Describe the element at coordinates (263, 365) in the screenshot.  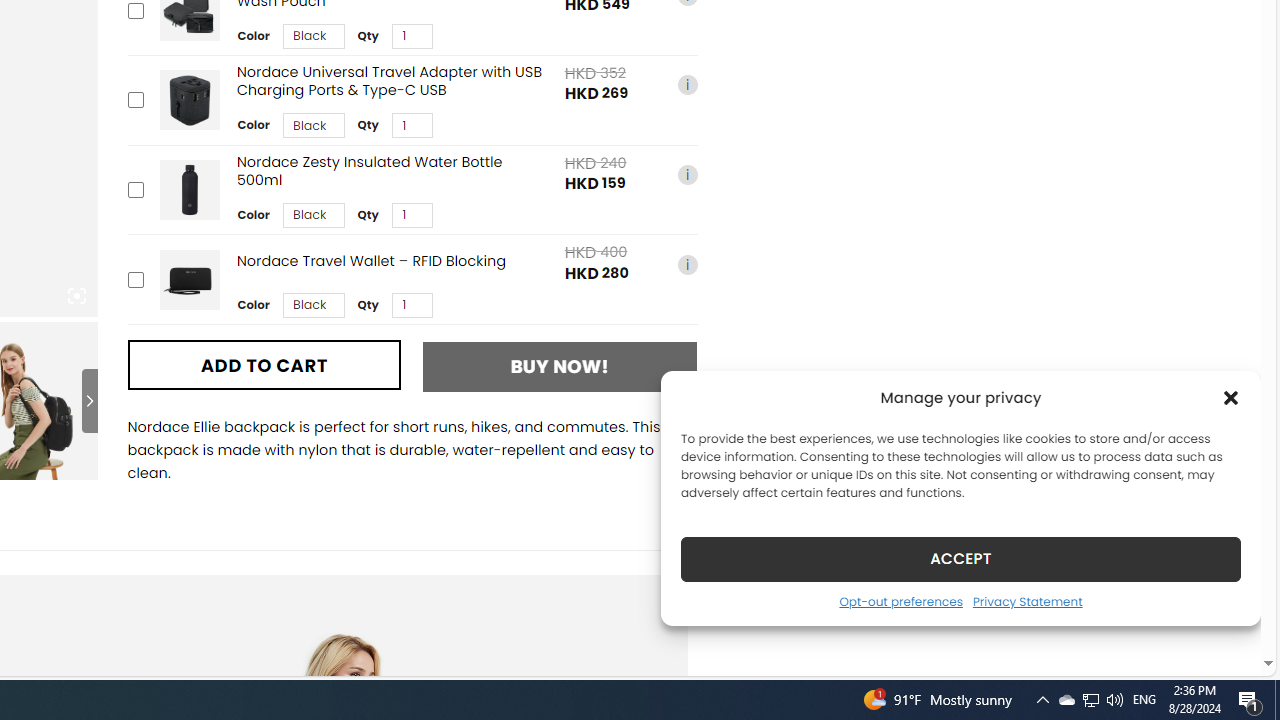
I see `'ADD TO CART'` at that location.